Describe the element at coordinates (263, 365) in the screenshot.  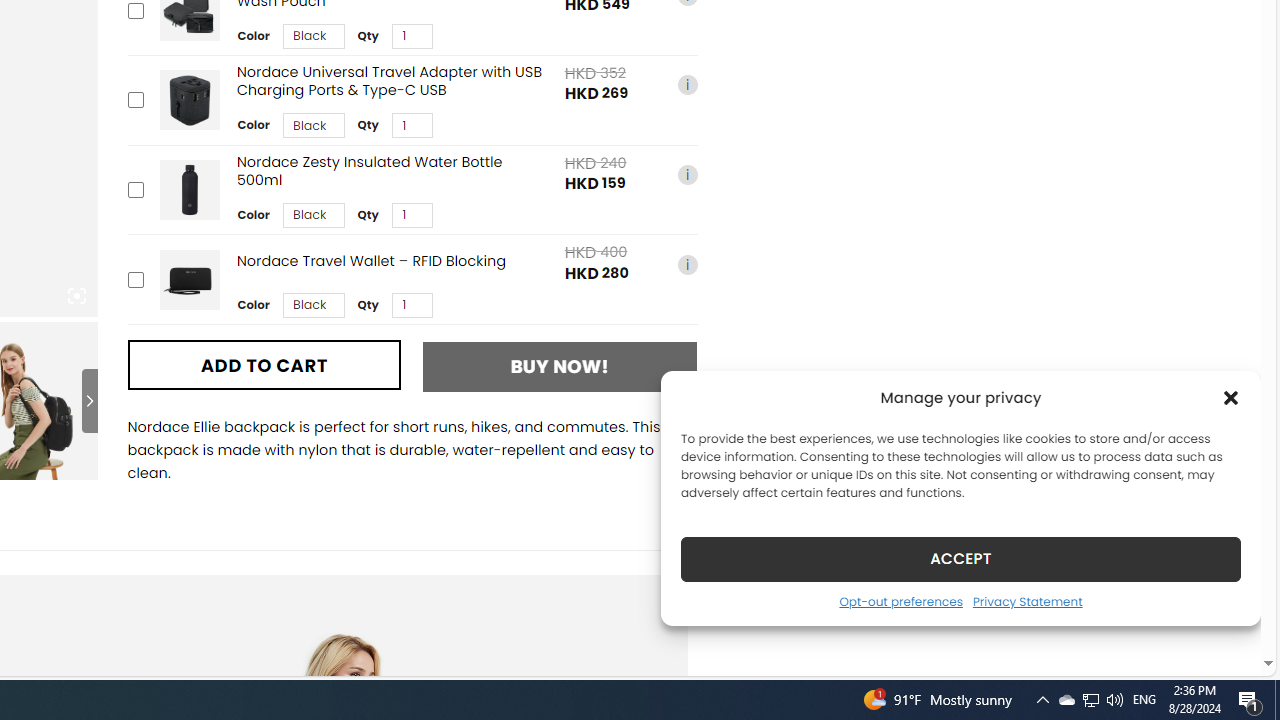
I see `'ADD TO CART'` at that location.